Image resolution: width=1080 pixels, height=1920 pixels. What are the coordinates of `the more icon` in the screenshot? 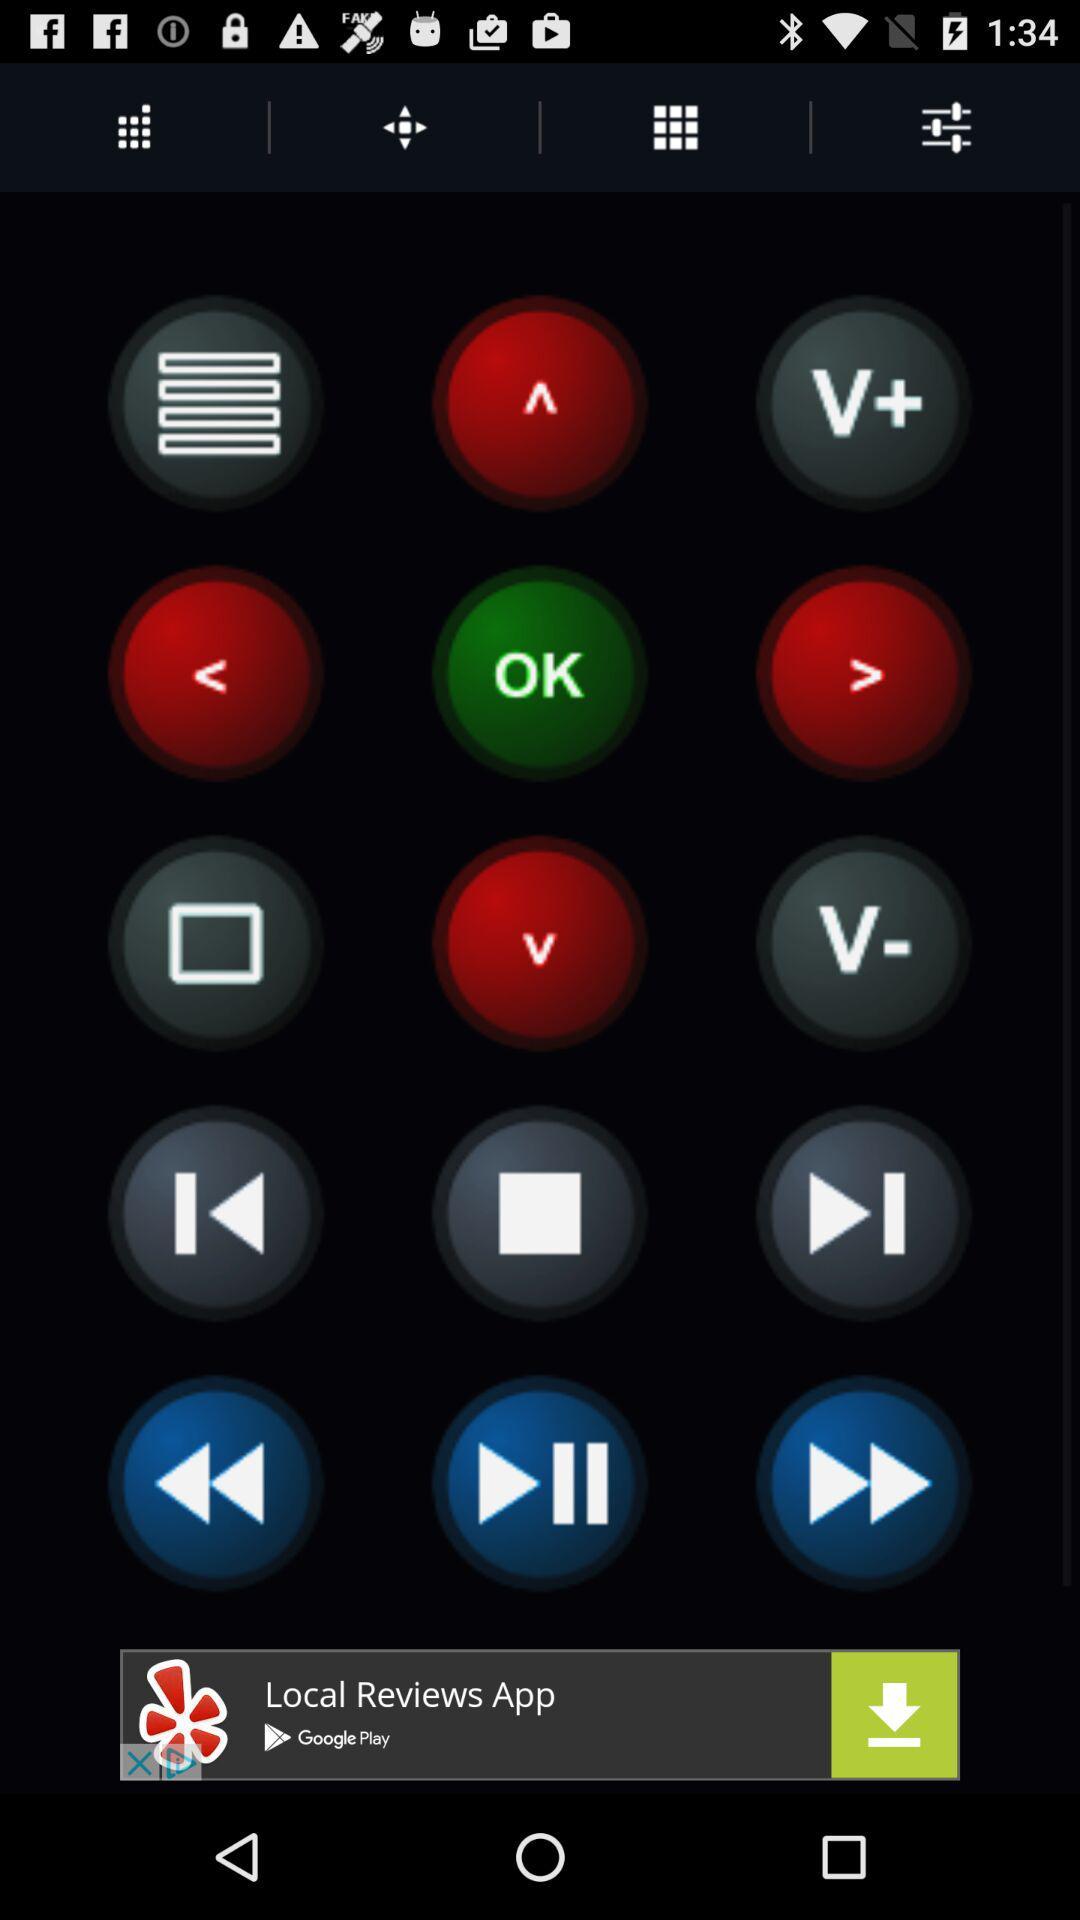 It's located at (404, 135).